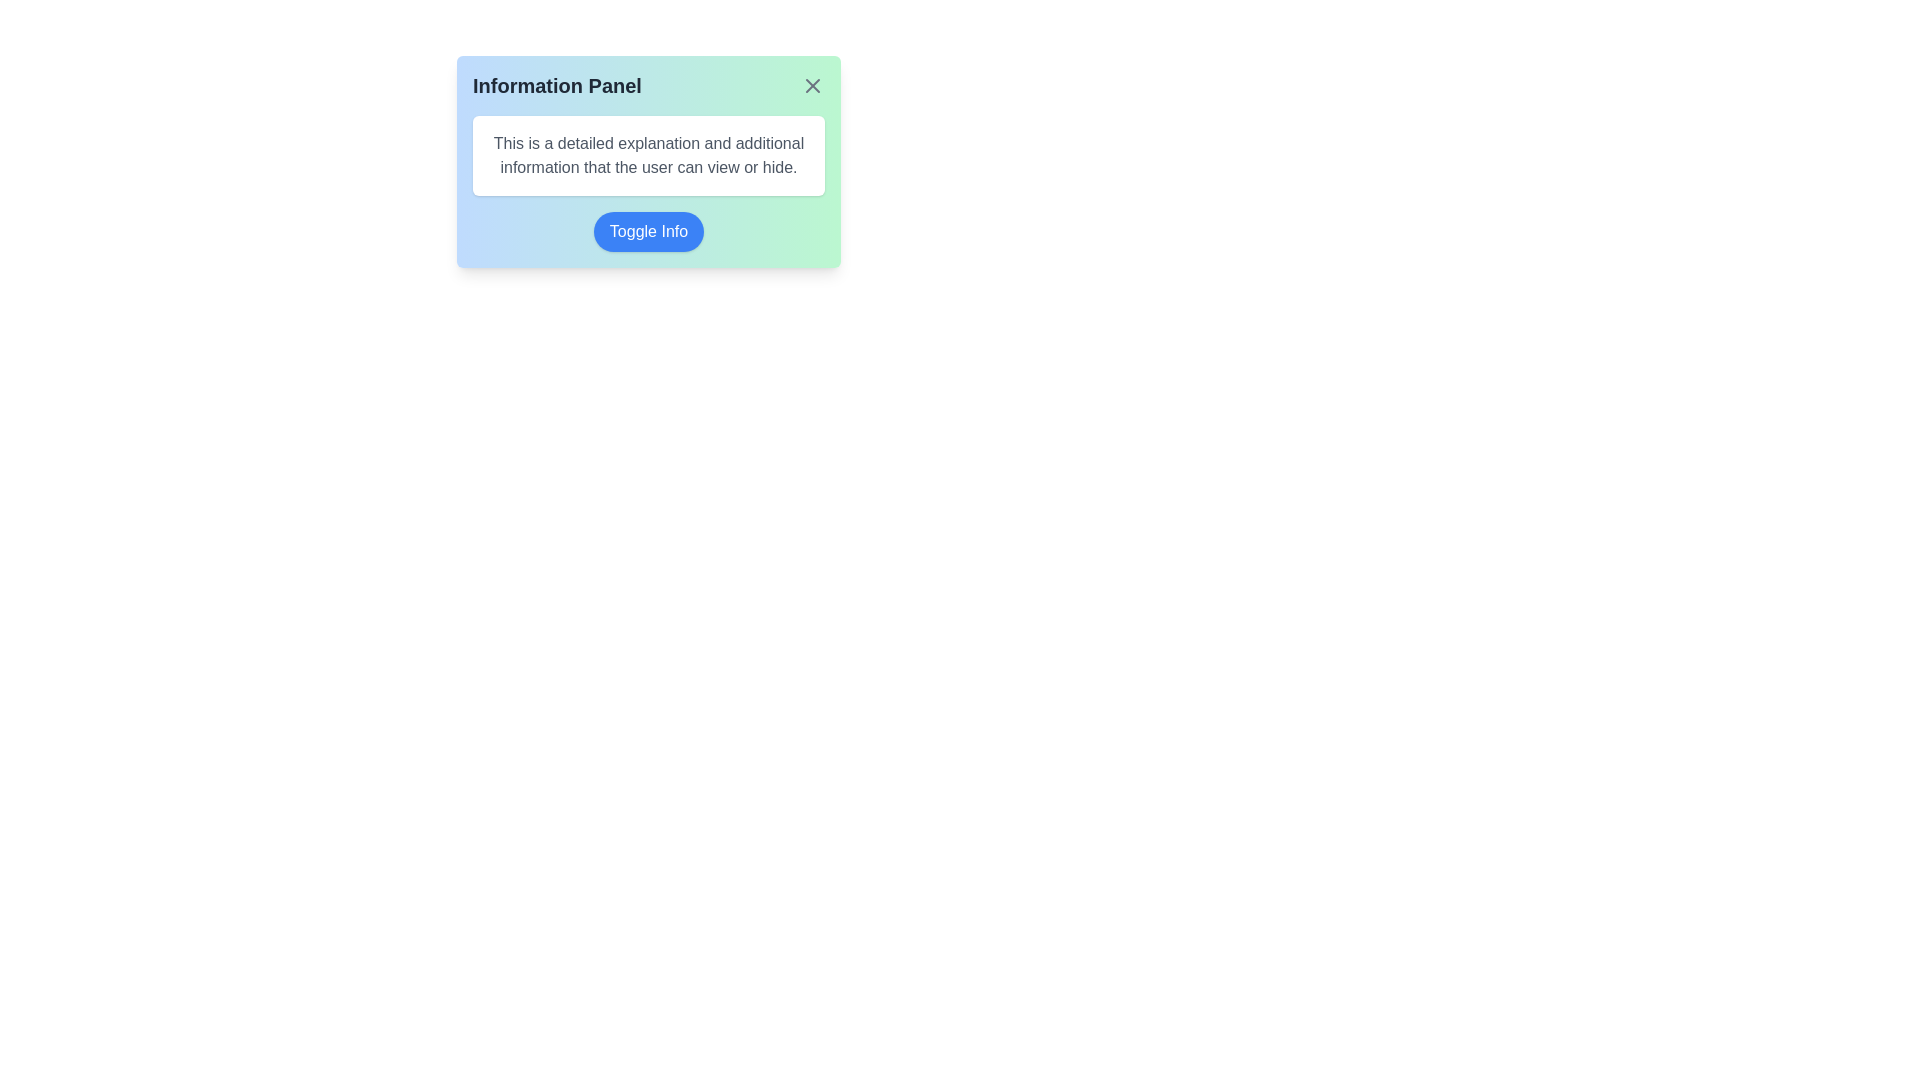 The image size is (1920, 1080). What do you see at coordinates (648, 154) in the screenshot?
I see `the Text Label that displays additional explanations or details, located in the 'Information Panel' below the title text and above the 'Toggle Info' button` at bounding box center [648, 154].